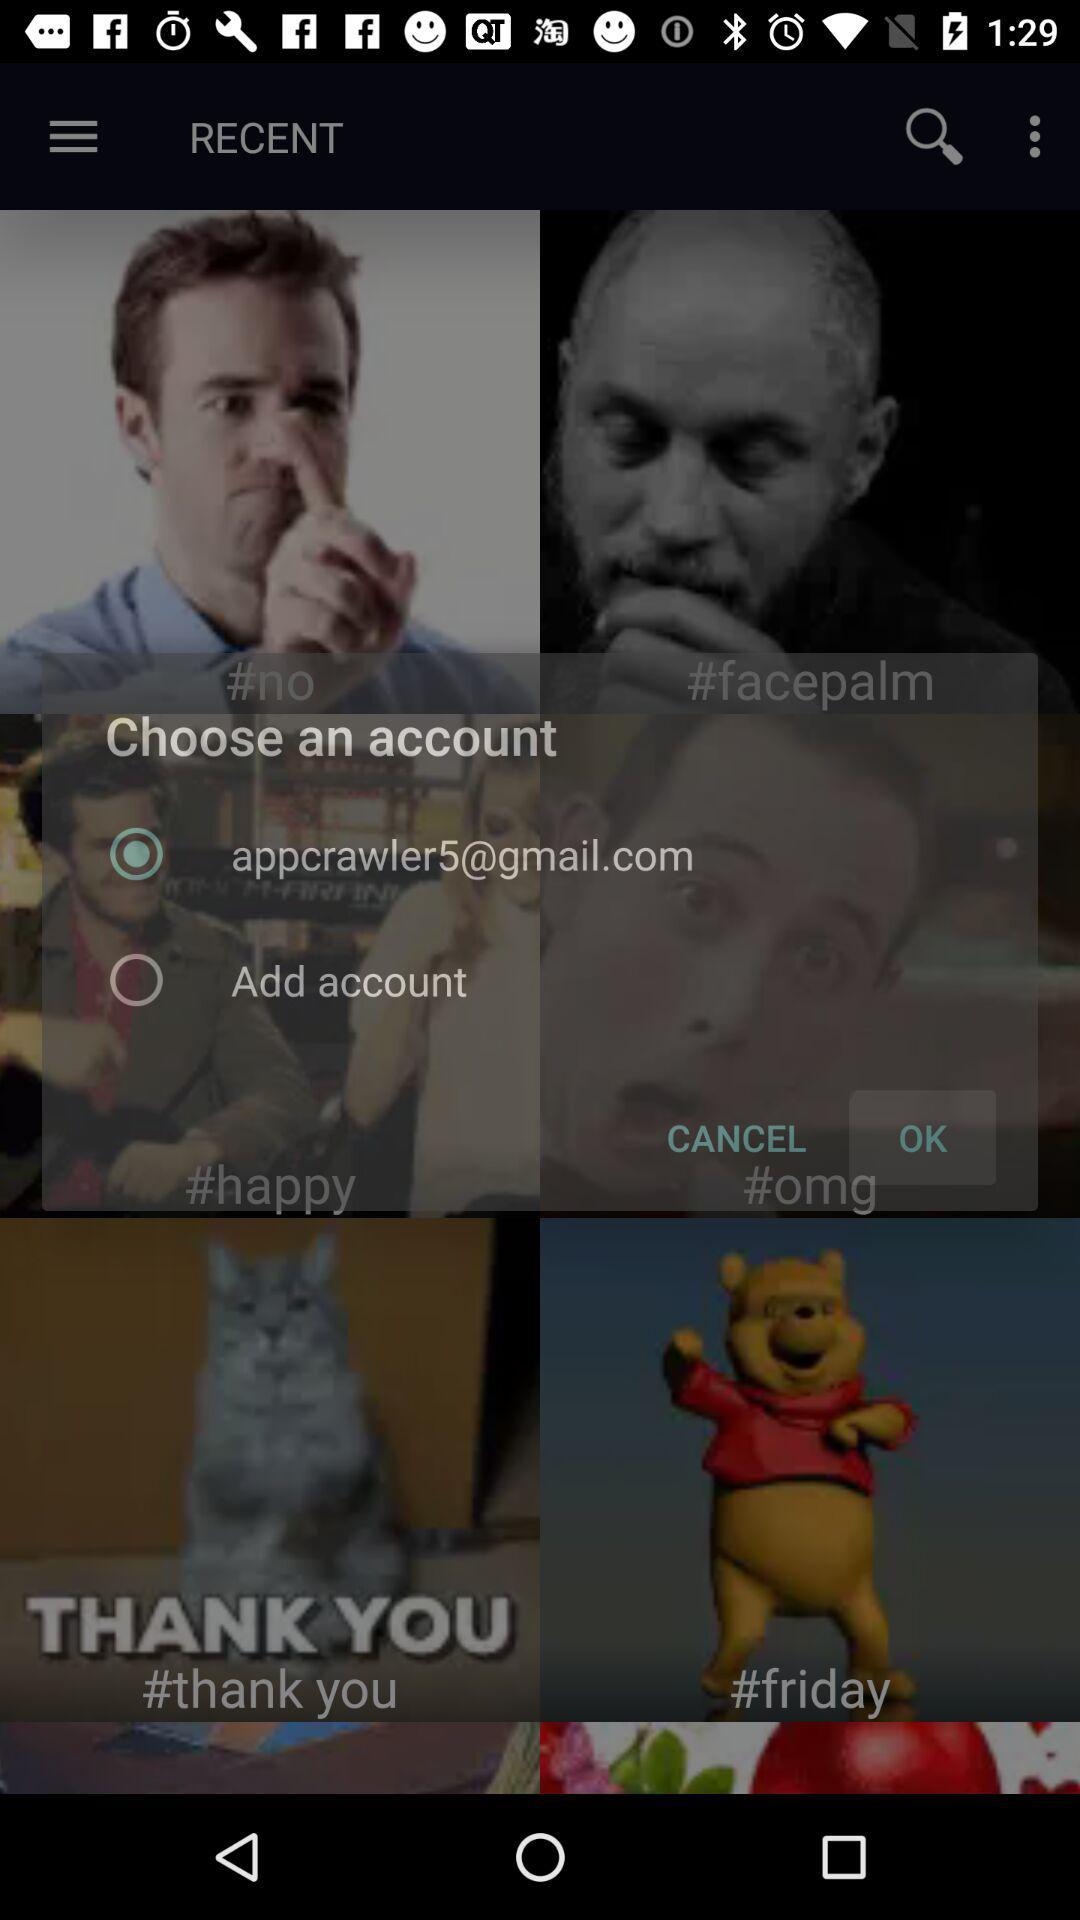 This screenshot has width=1080, height=1920. Describe the element at coordinates (810, 460) in the screenshot. I see `element` at that location.